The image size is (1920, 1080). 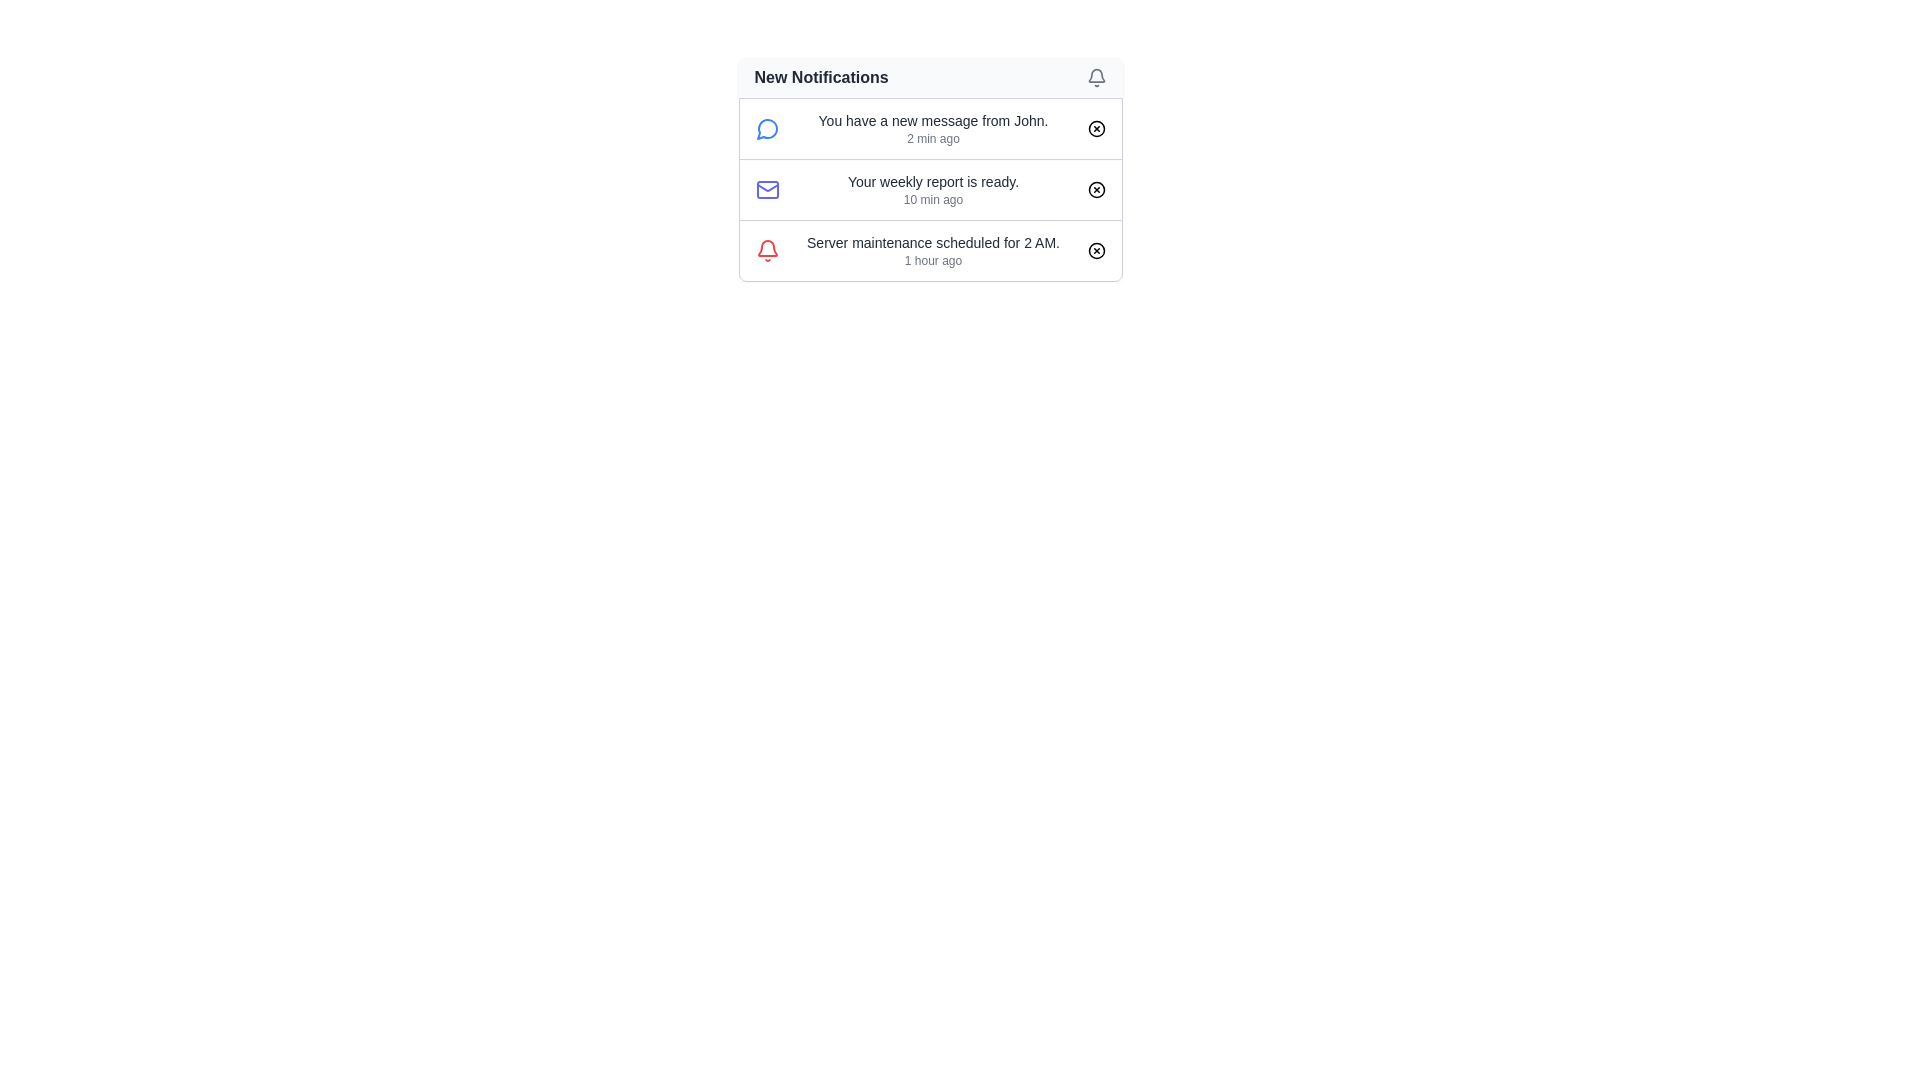 I want to click on the notification icon representing alerts or warnings, which is positioned at the leftmost side of the last row in the notification list, just before the server maintenance text, so click(x=766, y=249).